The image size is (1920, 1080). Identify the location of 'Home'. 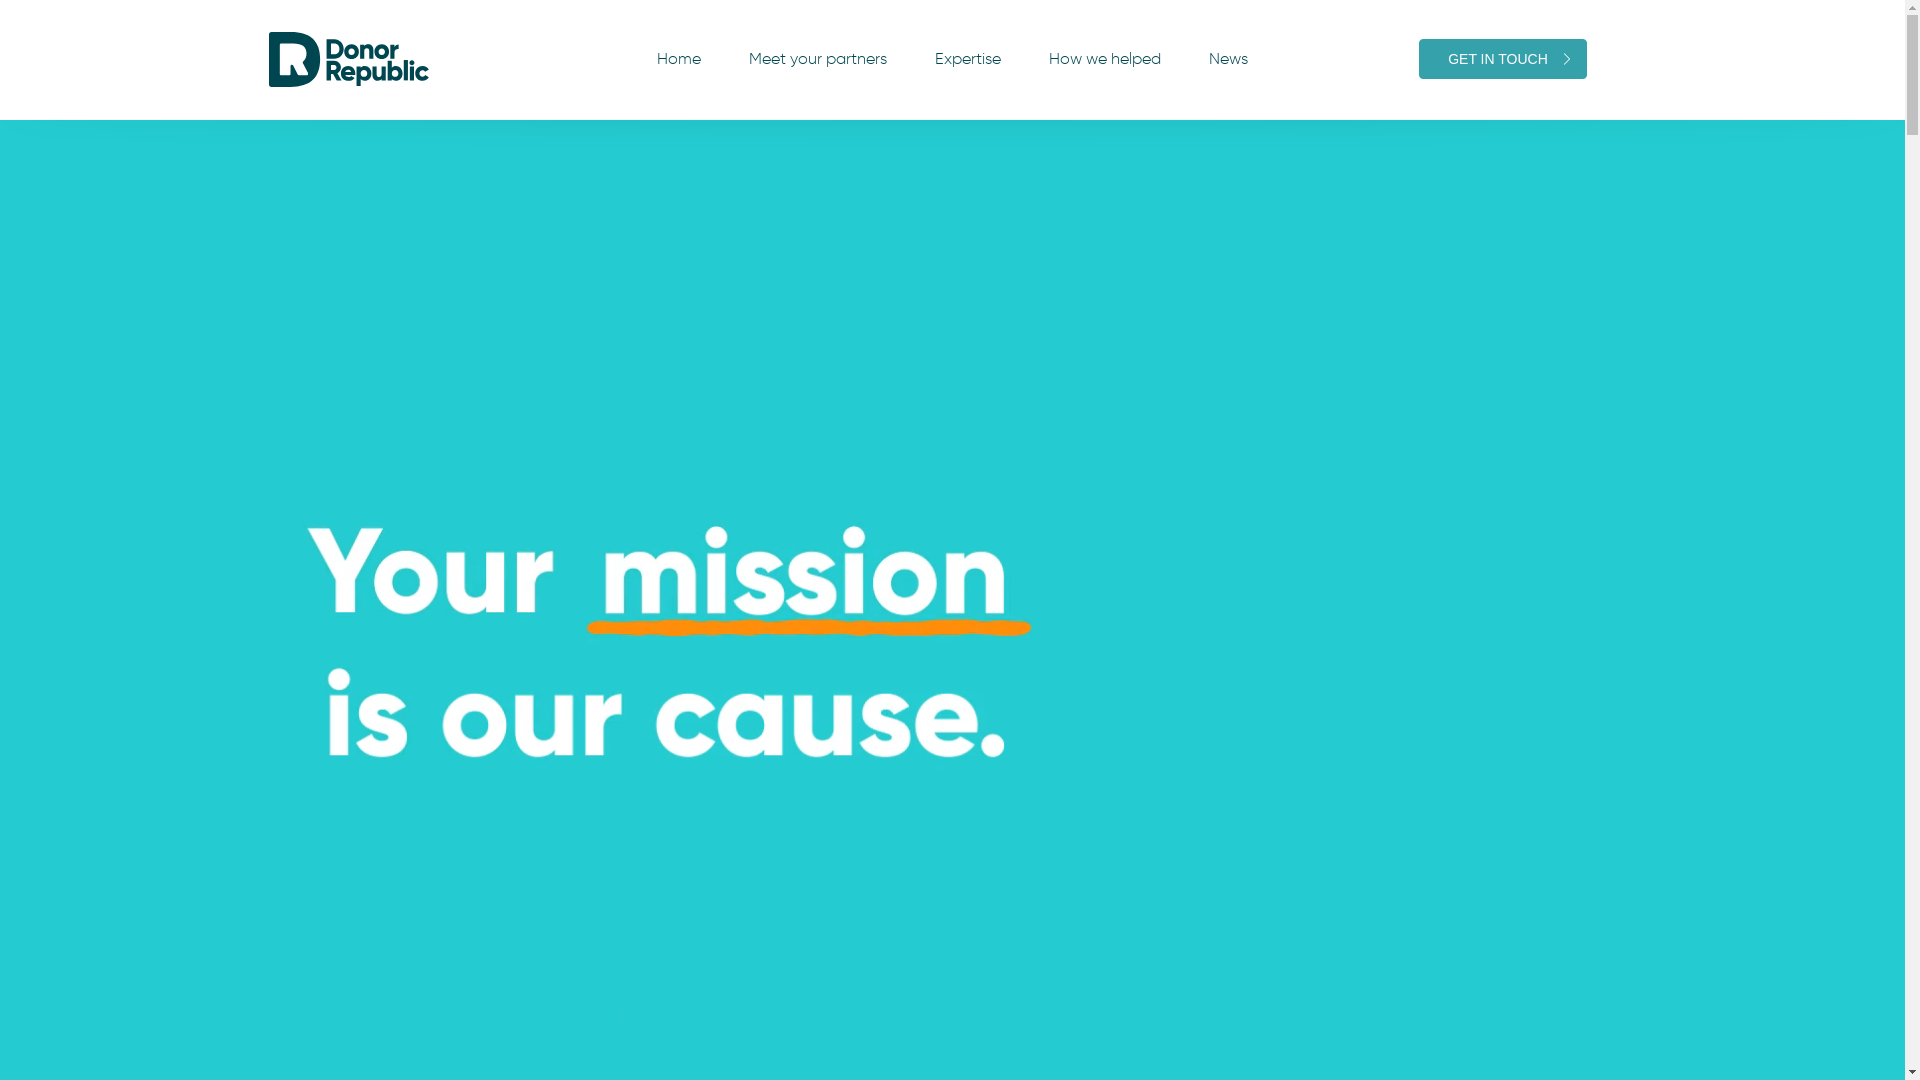
(678, 57).